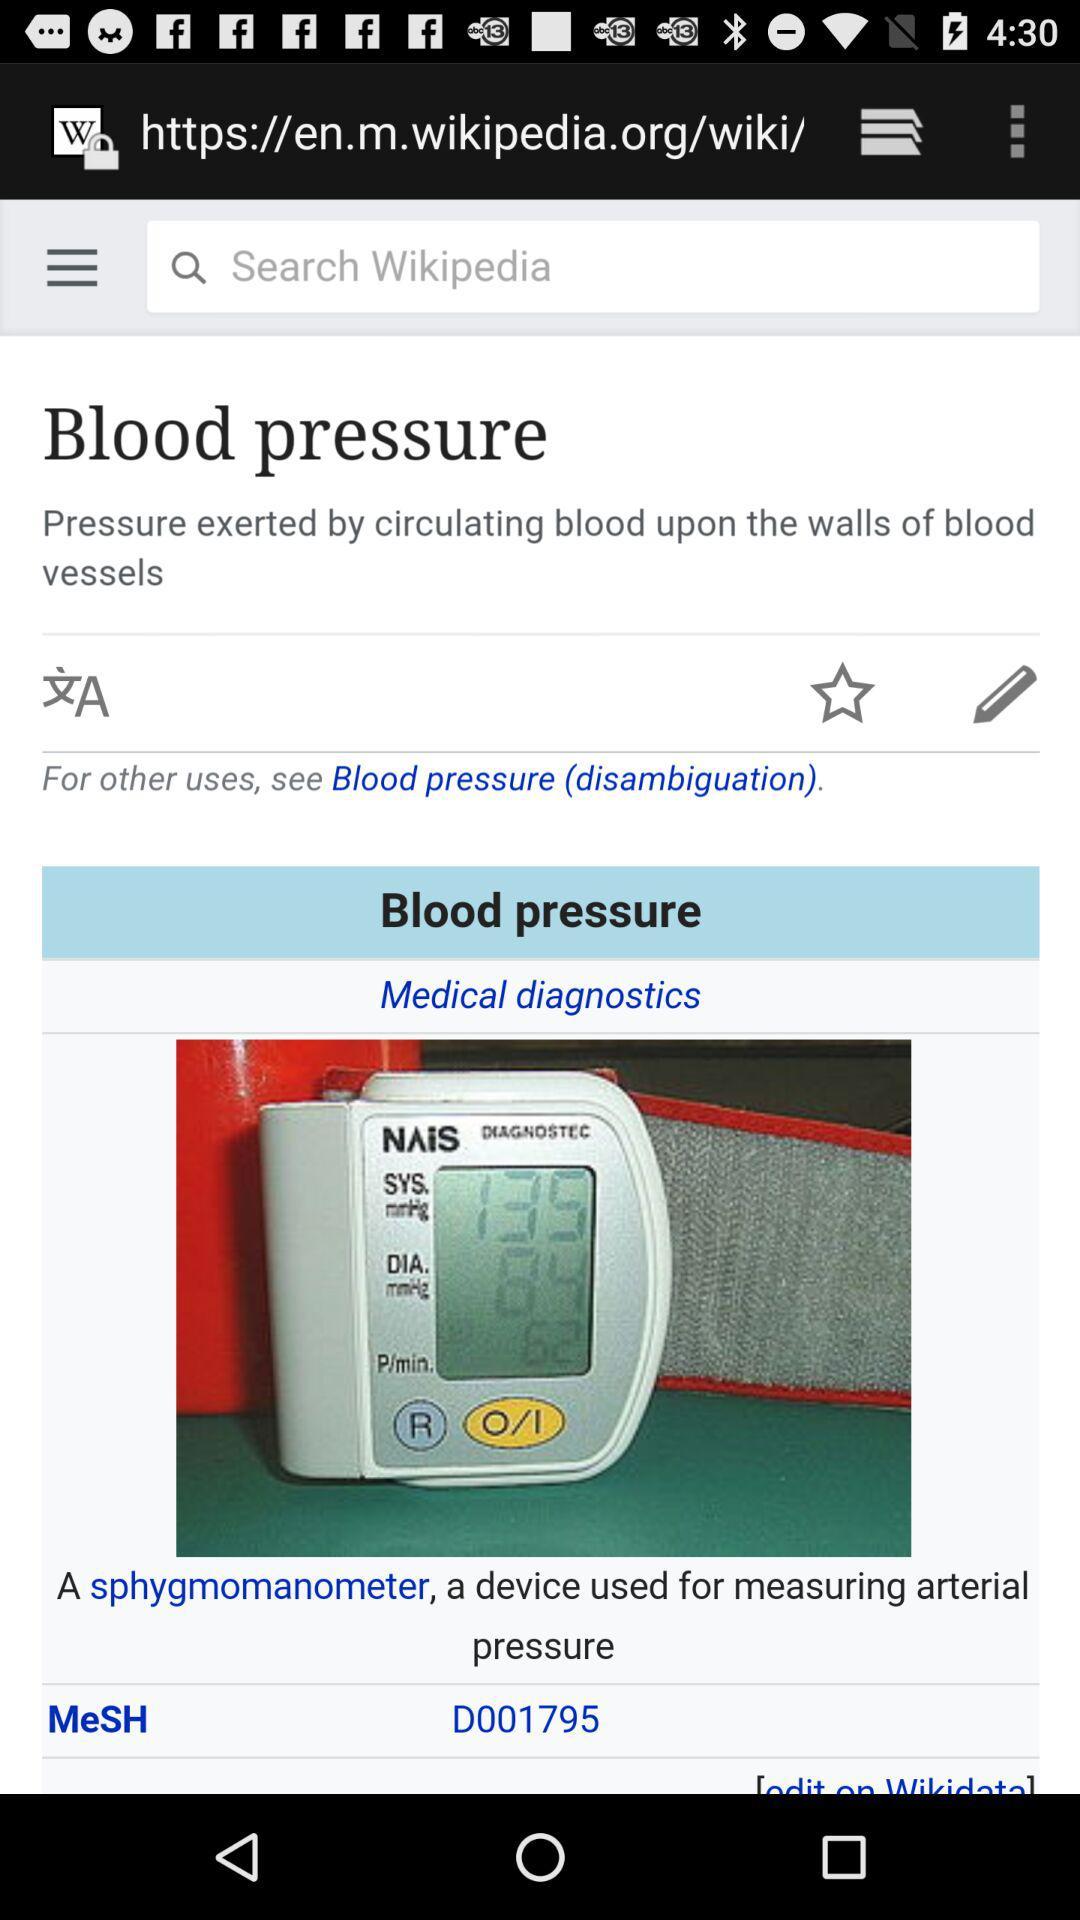 This screenshot has height=1920, width=1080. Describe the element at coordinates (540, 996) in the screenshot. I see `item at the center` at that location.